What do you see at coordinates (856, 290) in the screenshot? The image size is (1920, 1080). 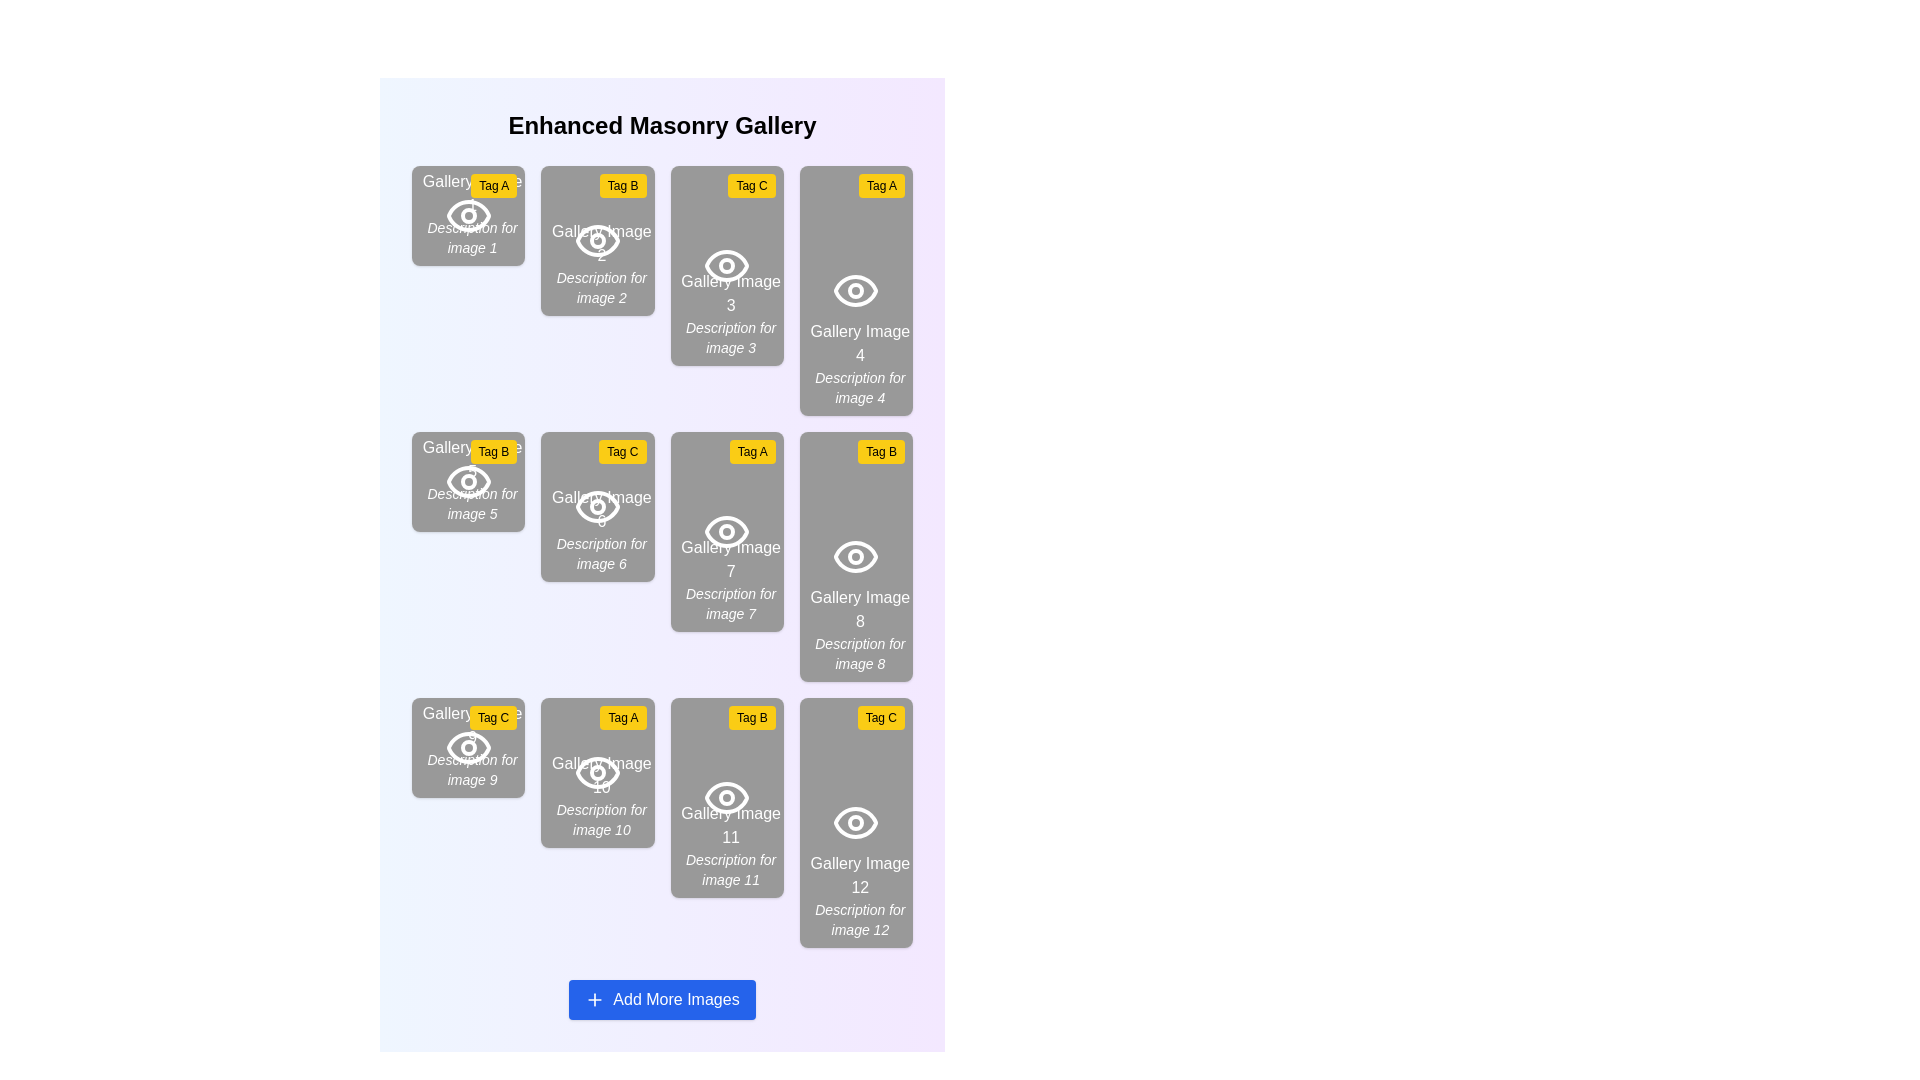 I see `the eye-shaped icon button located in the center of the 'Gallery Image 4' tile, which has a minimalistic outlined design and is white against a gray background` at bounding box center [856, 290].